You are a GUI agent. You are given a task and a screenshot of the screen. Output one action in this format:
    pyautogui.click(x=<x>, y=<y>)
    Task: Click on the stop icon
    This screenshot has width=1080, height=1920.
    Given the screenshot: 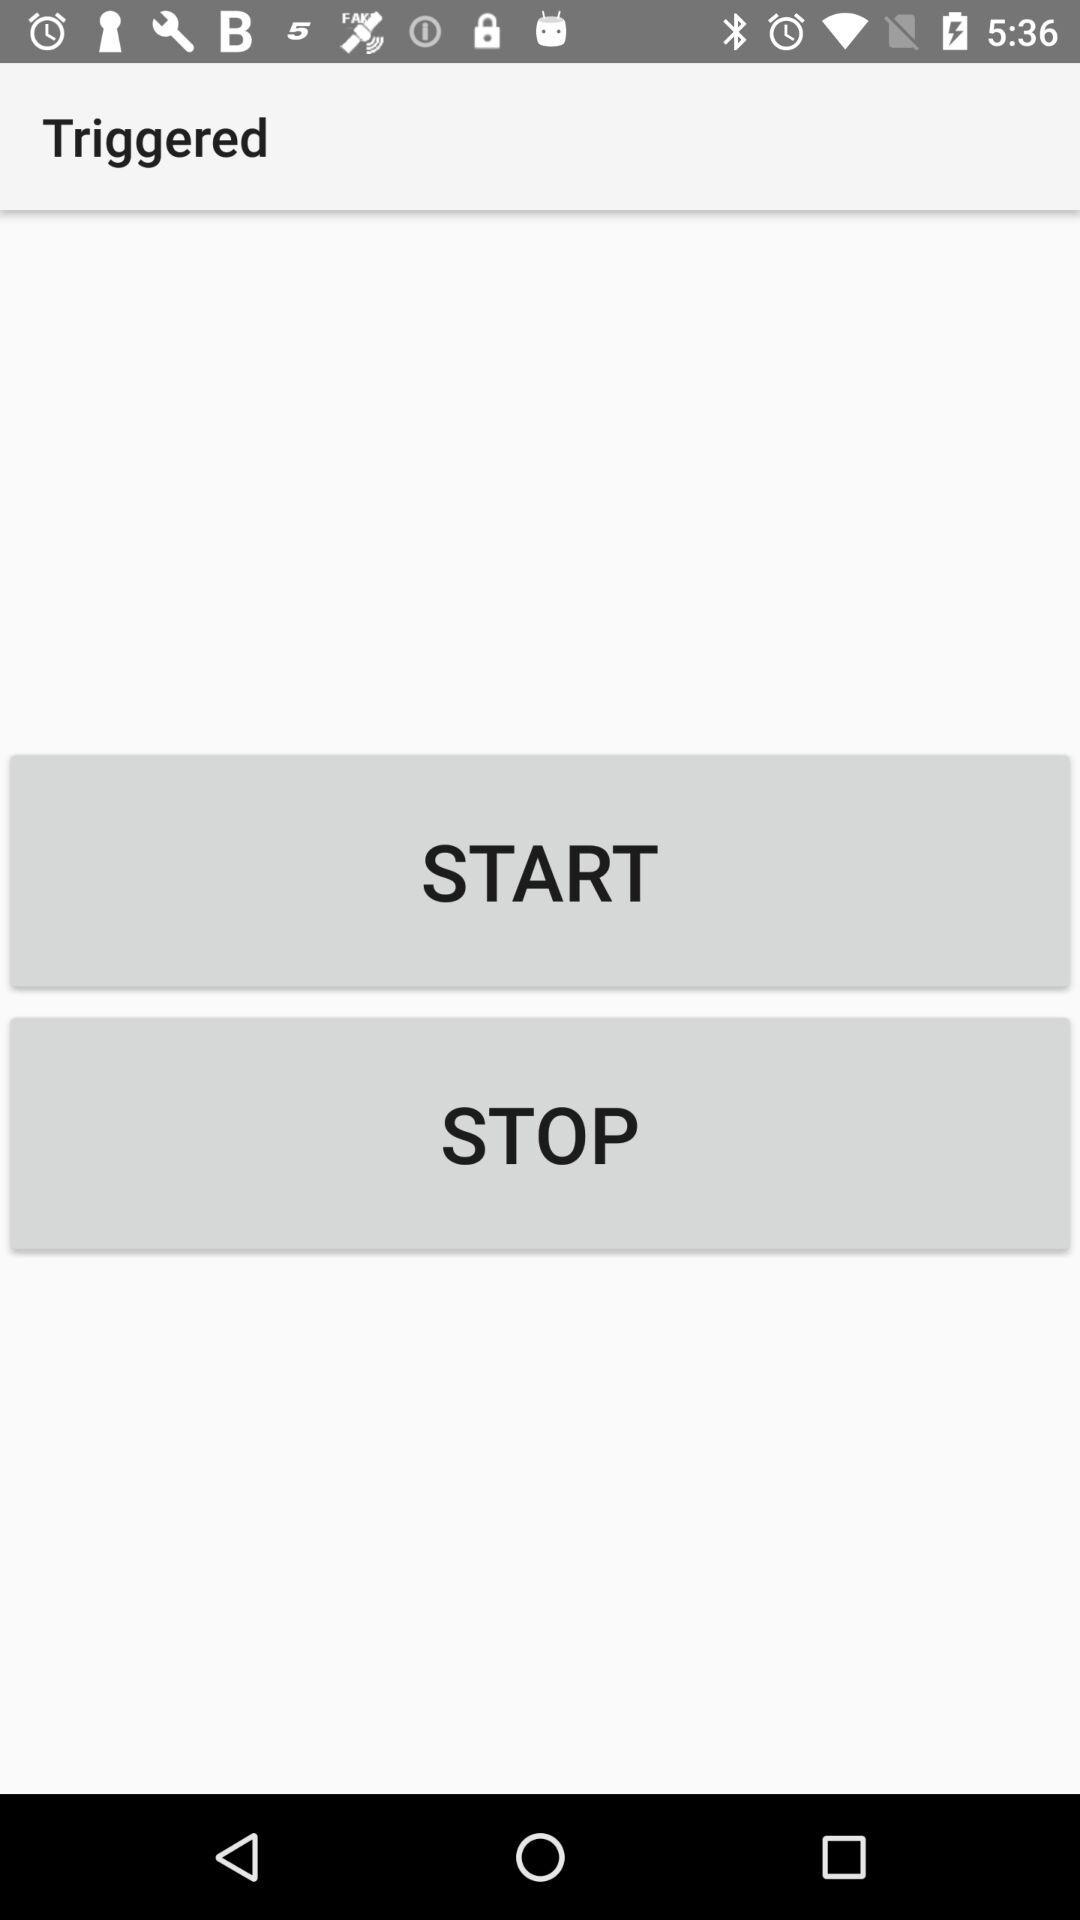 What is the action you would take?
    pyautogui.click(x=540, y=1133)
    